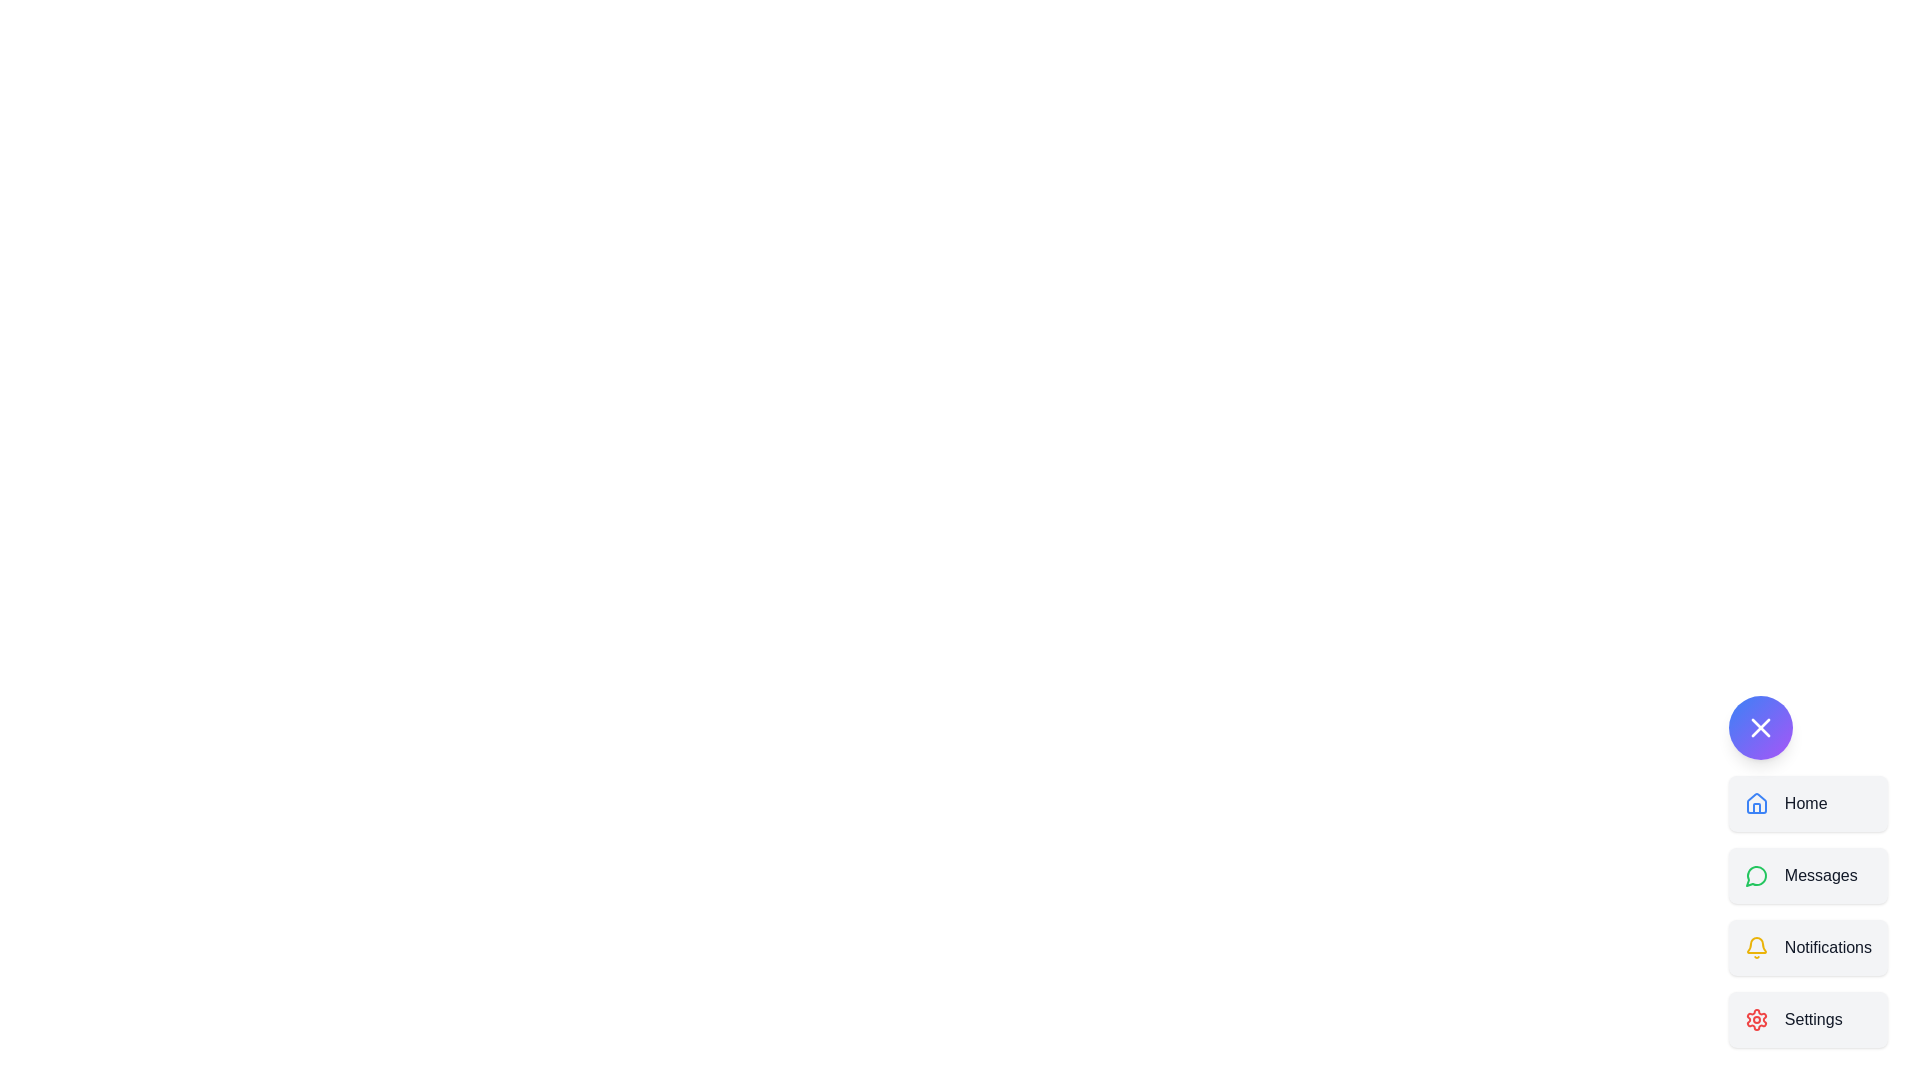 This screenshot has width=1920, height=1080. What do you see at coordinates (1808, 802) in the screenshot?
I see `the 'Home' button, which has a light gray background, rounded corners, and is the first item in the vertical list of menu options` at bounding box center [1808, 802].